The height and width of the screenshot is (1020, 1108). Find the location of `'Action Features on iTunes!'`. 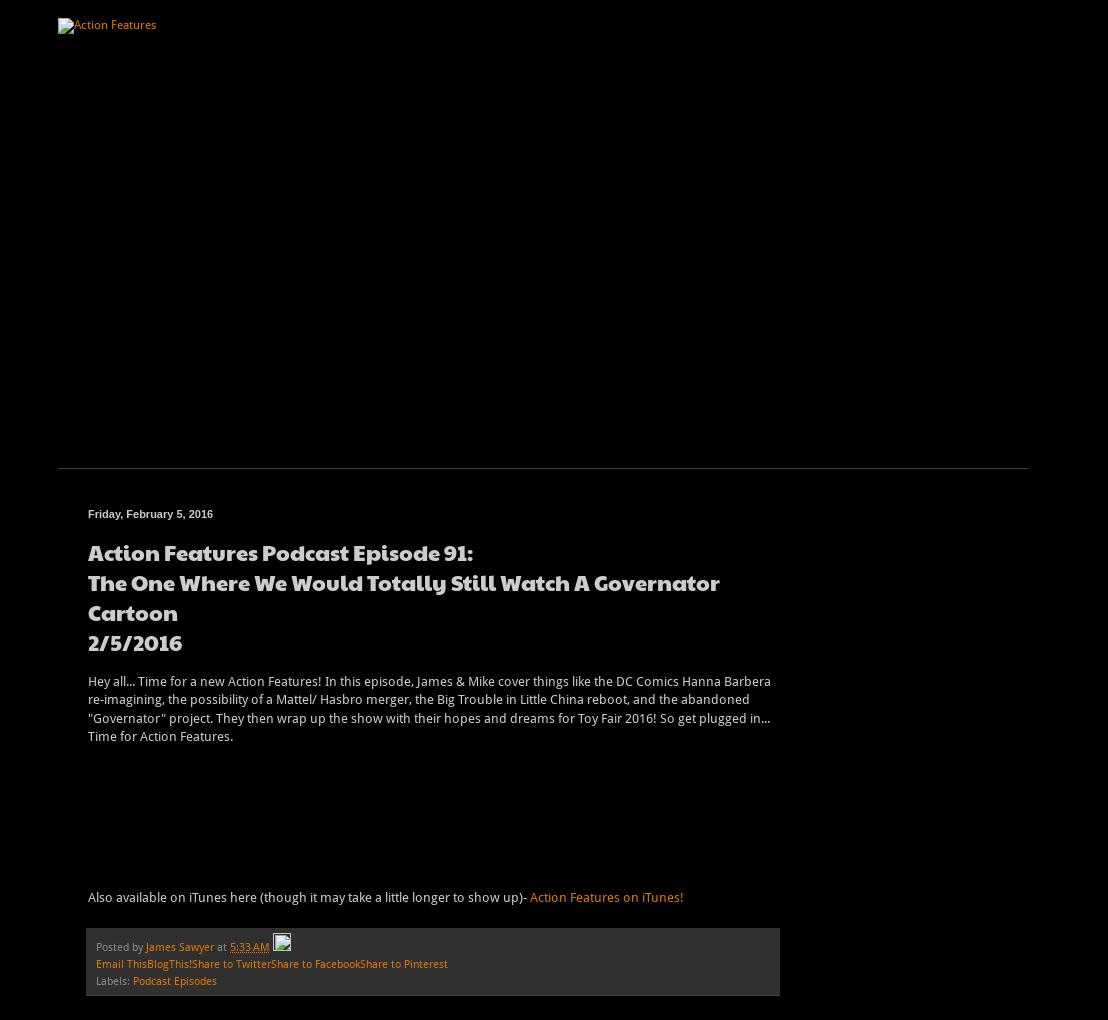

'Action Features on iTunes!' is located at coordinates (528, 897).